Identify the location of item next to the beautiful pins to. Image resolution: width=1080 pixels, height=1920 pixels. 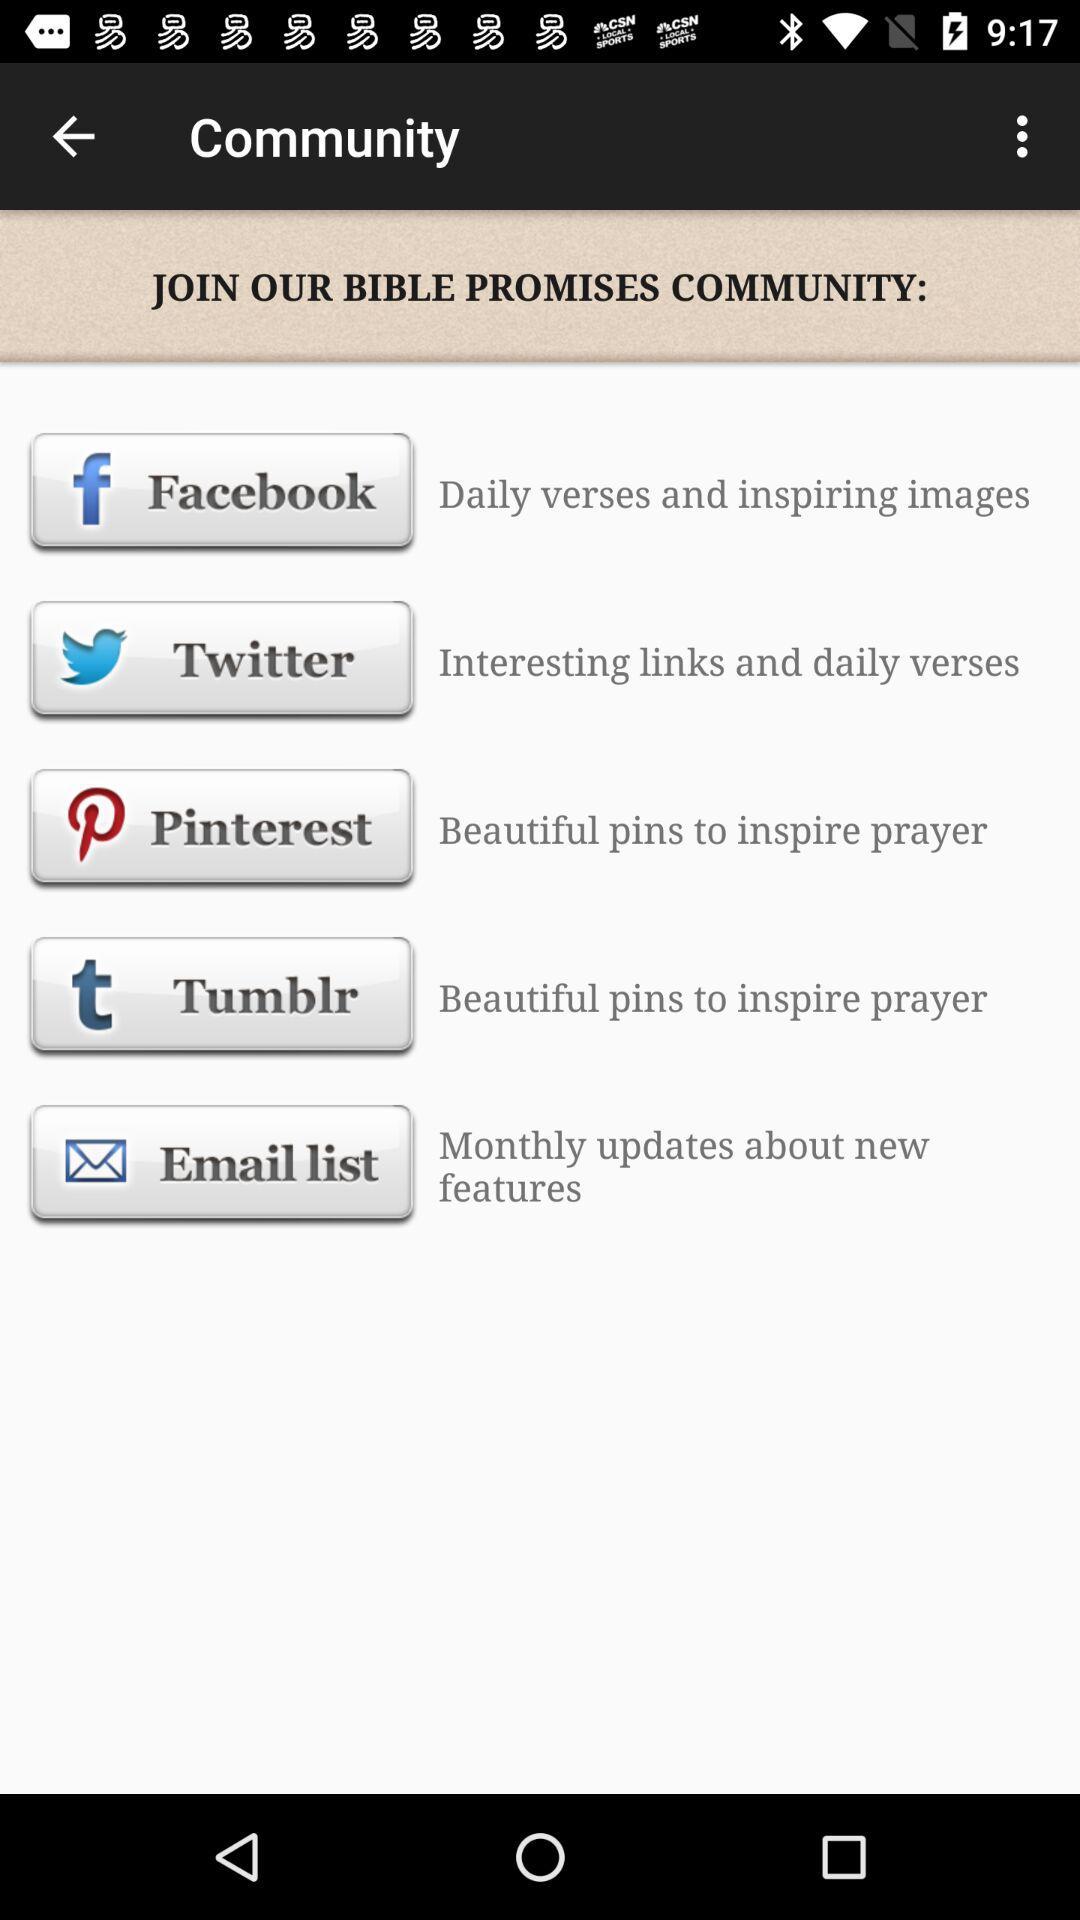
(222, 829).